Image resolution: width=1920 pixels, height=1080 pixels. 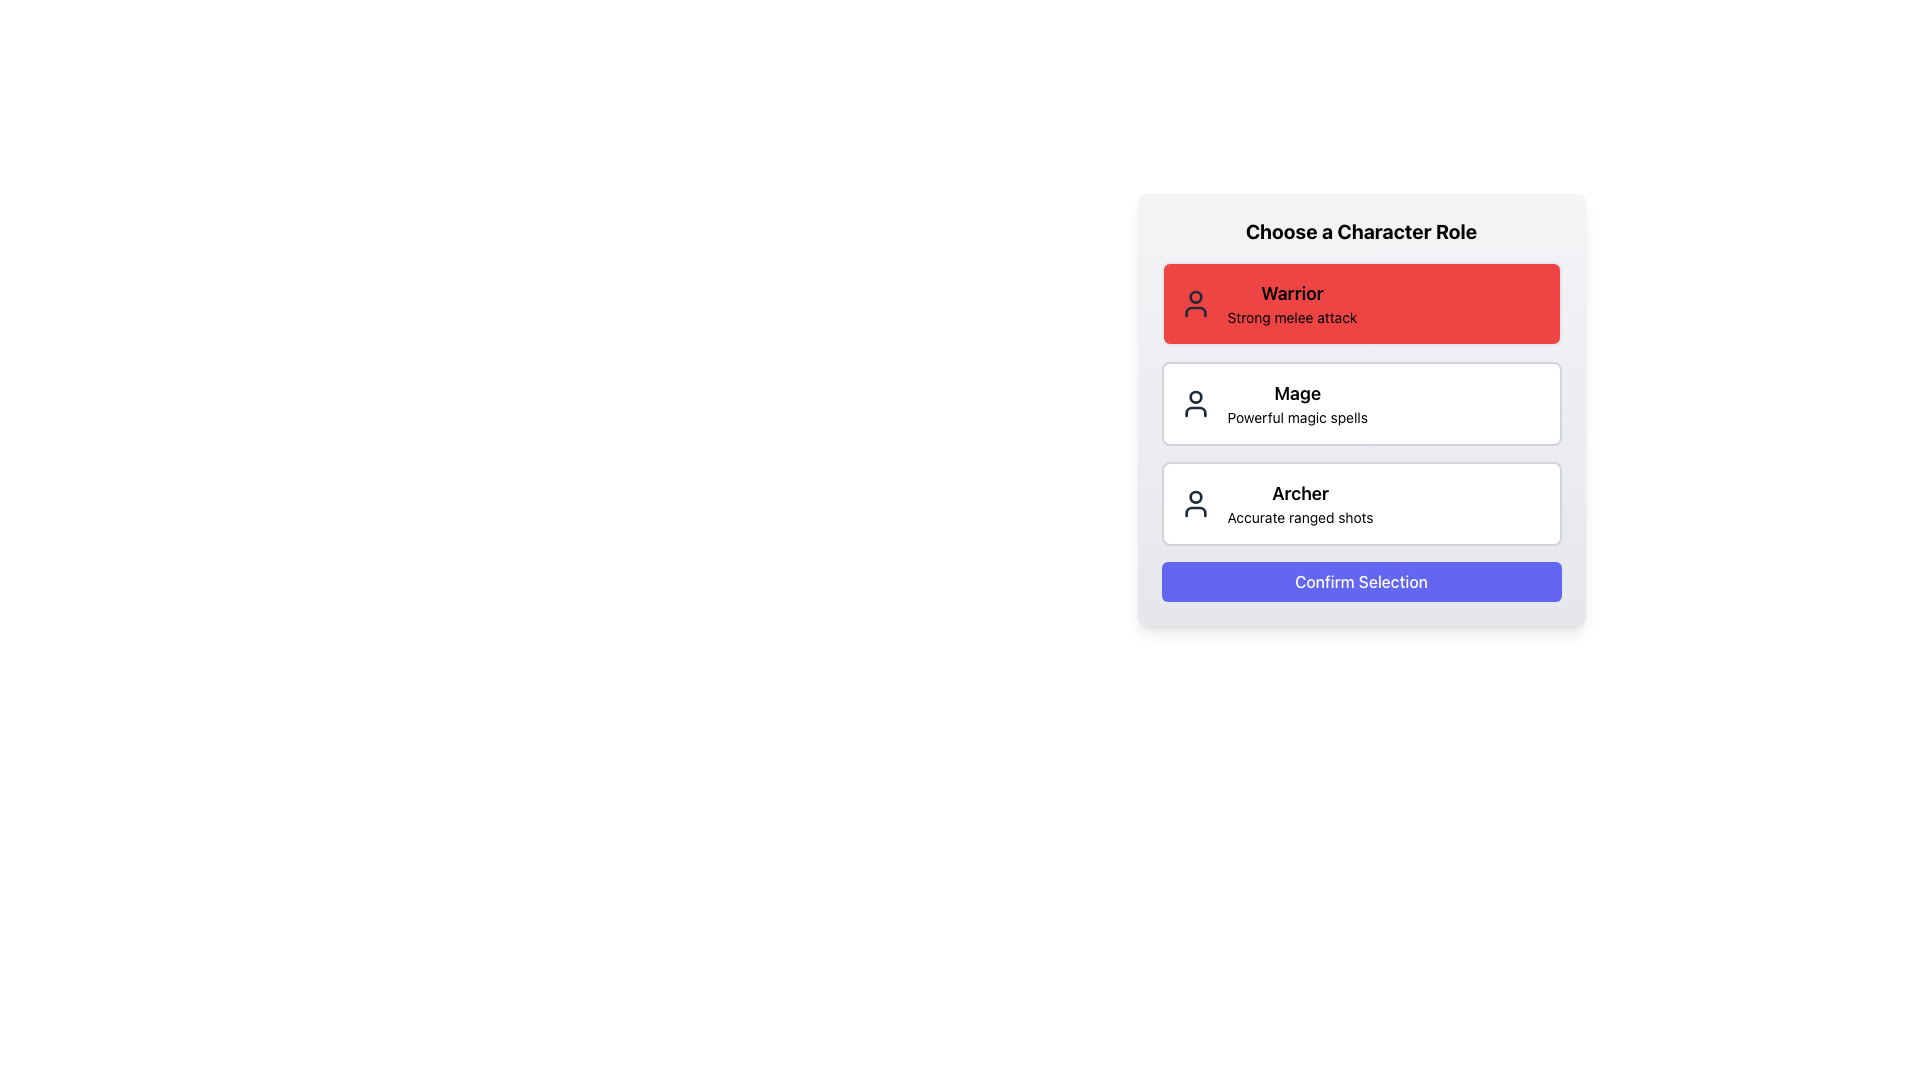 What do you see at coordinates (1195, 496) in the screenshot?
I see `the graphical circle representing the head within the third user profile icon for the 'Archer' role selection, located under the 'Choose a Character Role' heading` at bounding box center [1195, 496].